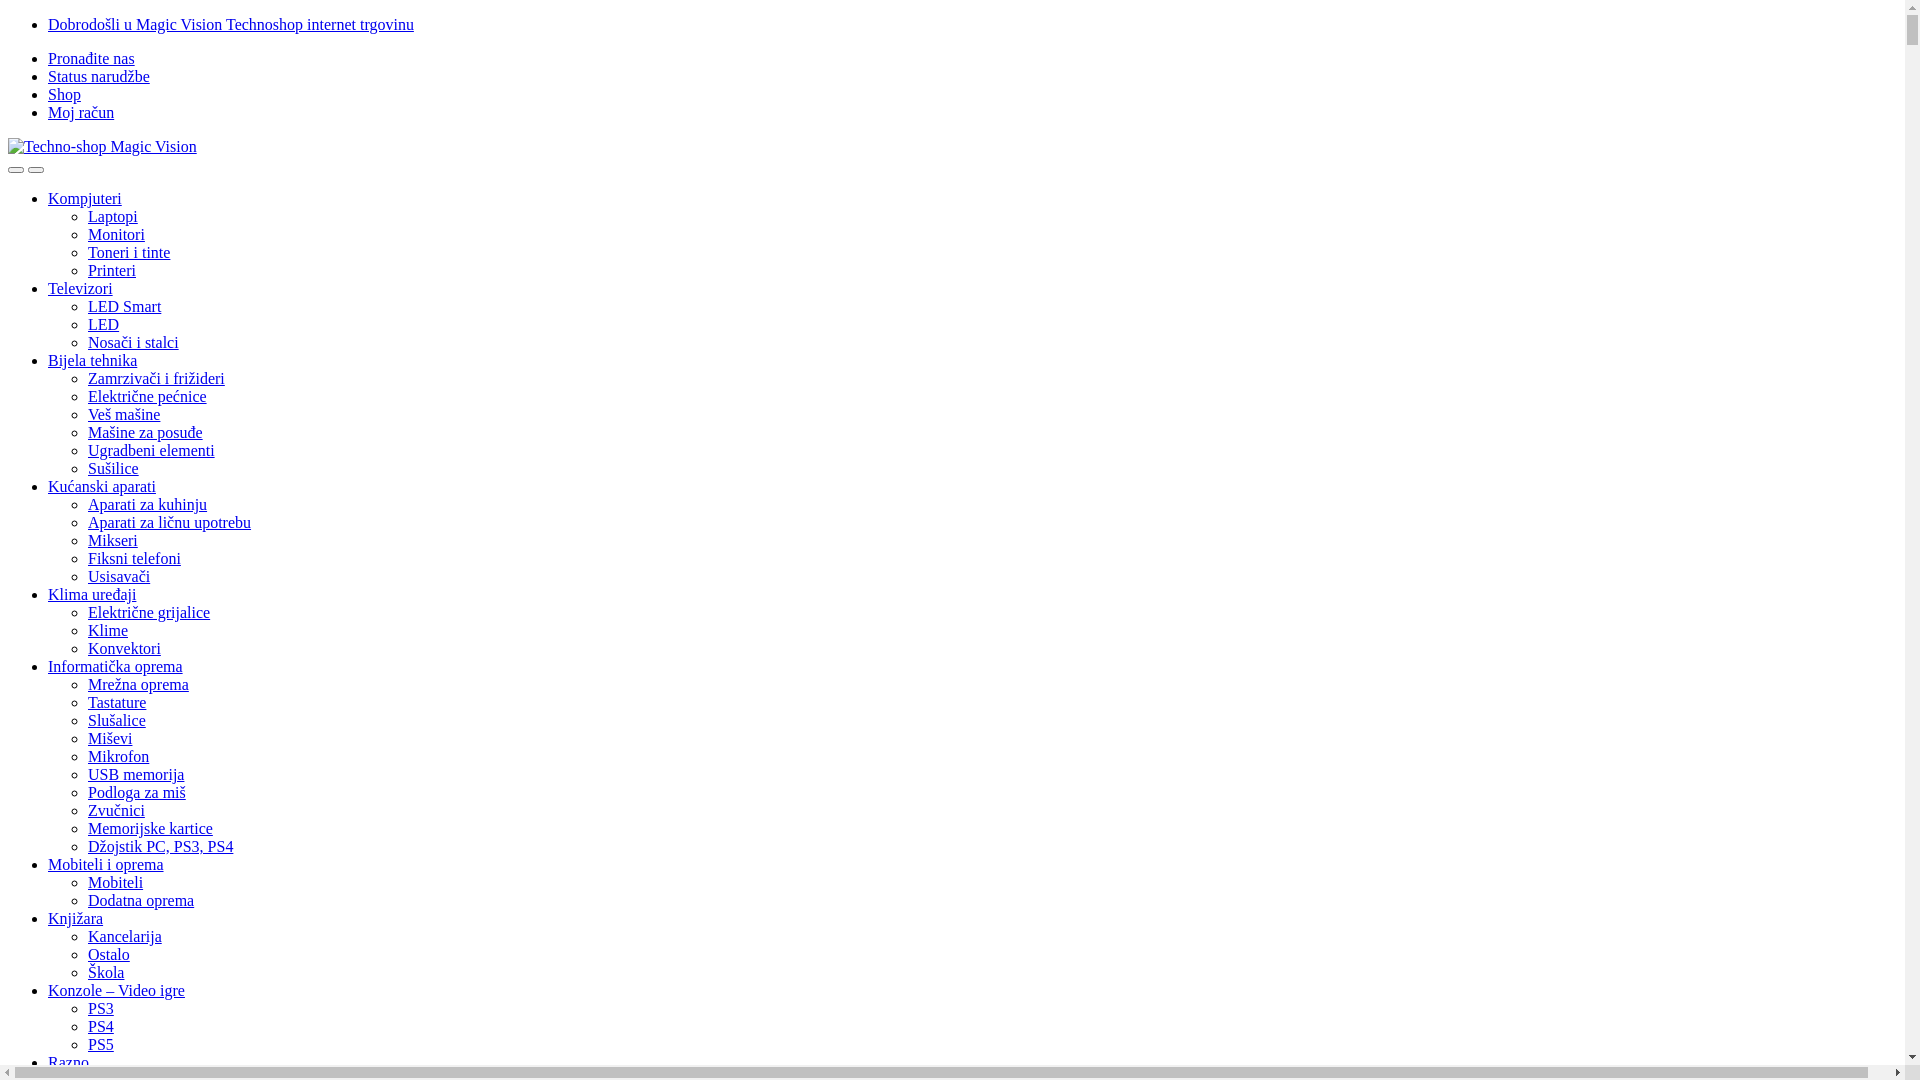  I want to click on 'PS3', so click(86, 1008).